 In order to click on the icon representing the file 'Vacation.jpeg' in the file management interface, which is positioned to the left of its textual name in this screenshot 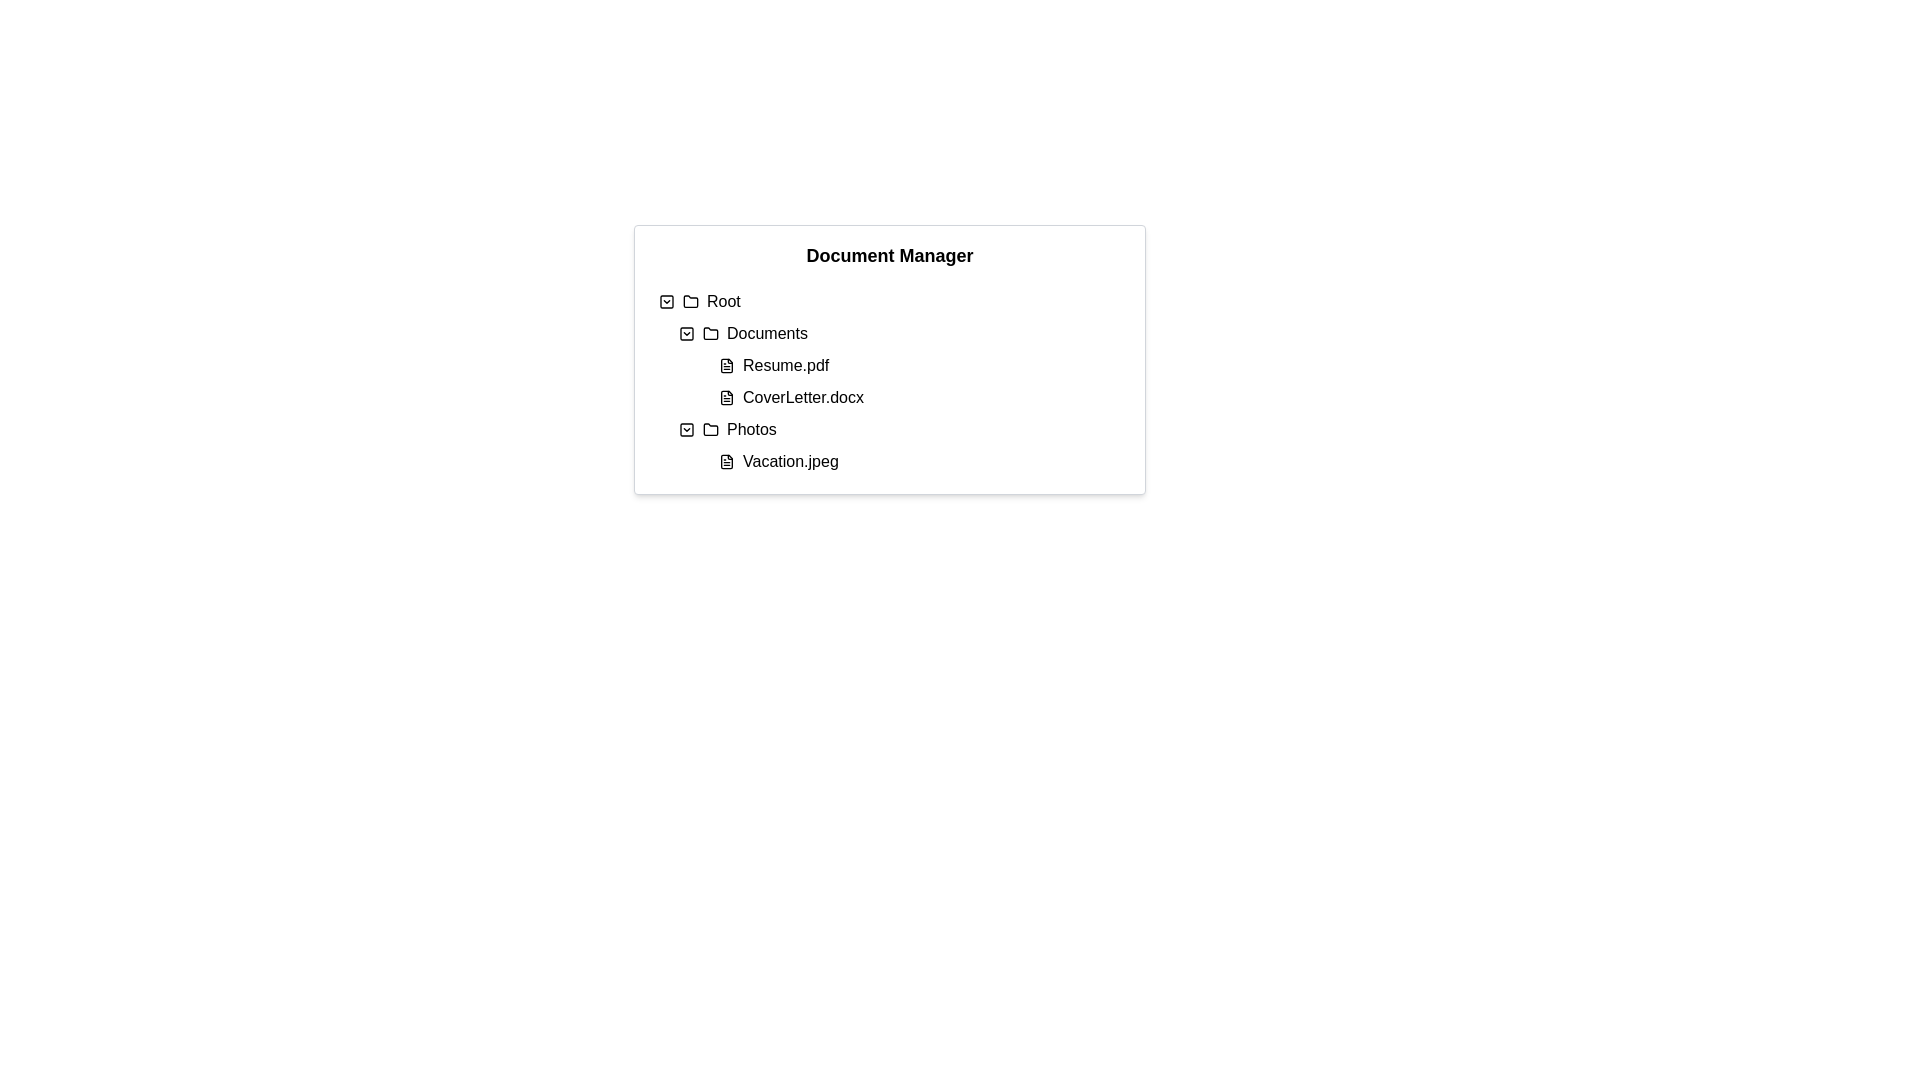, I will do `click(725, 462)`.